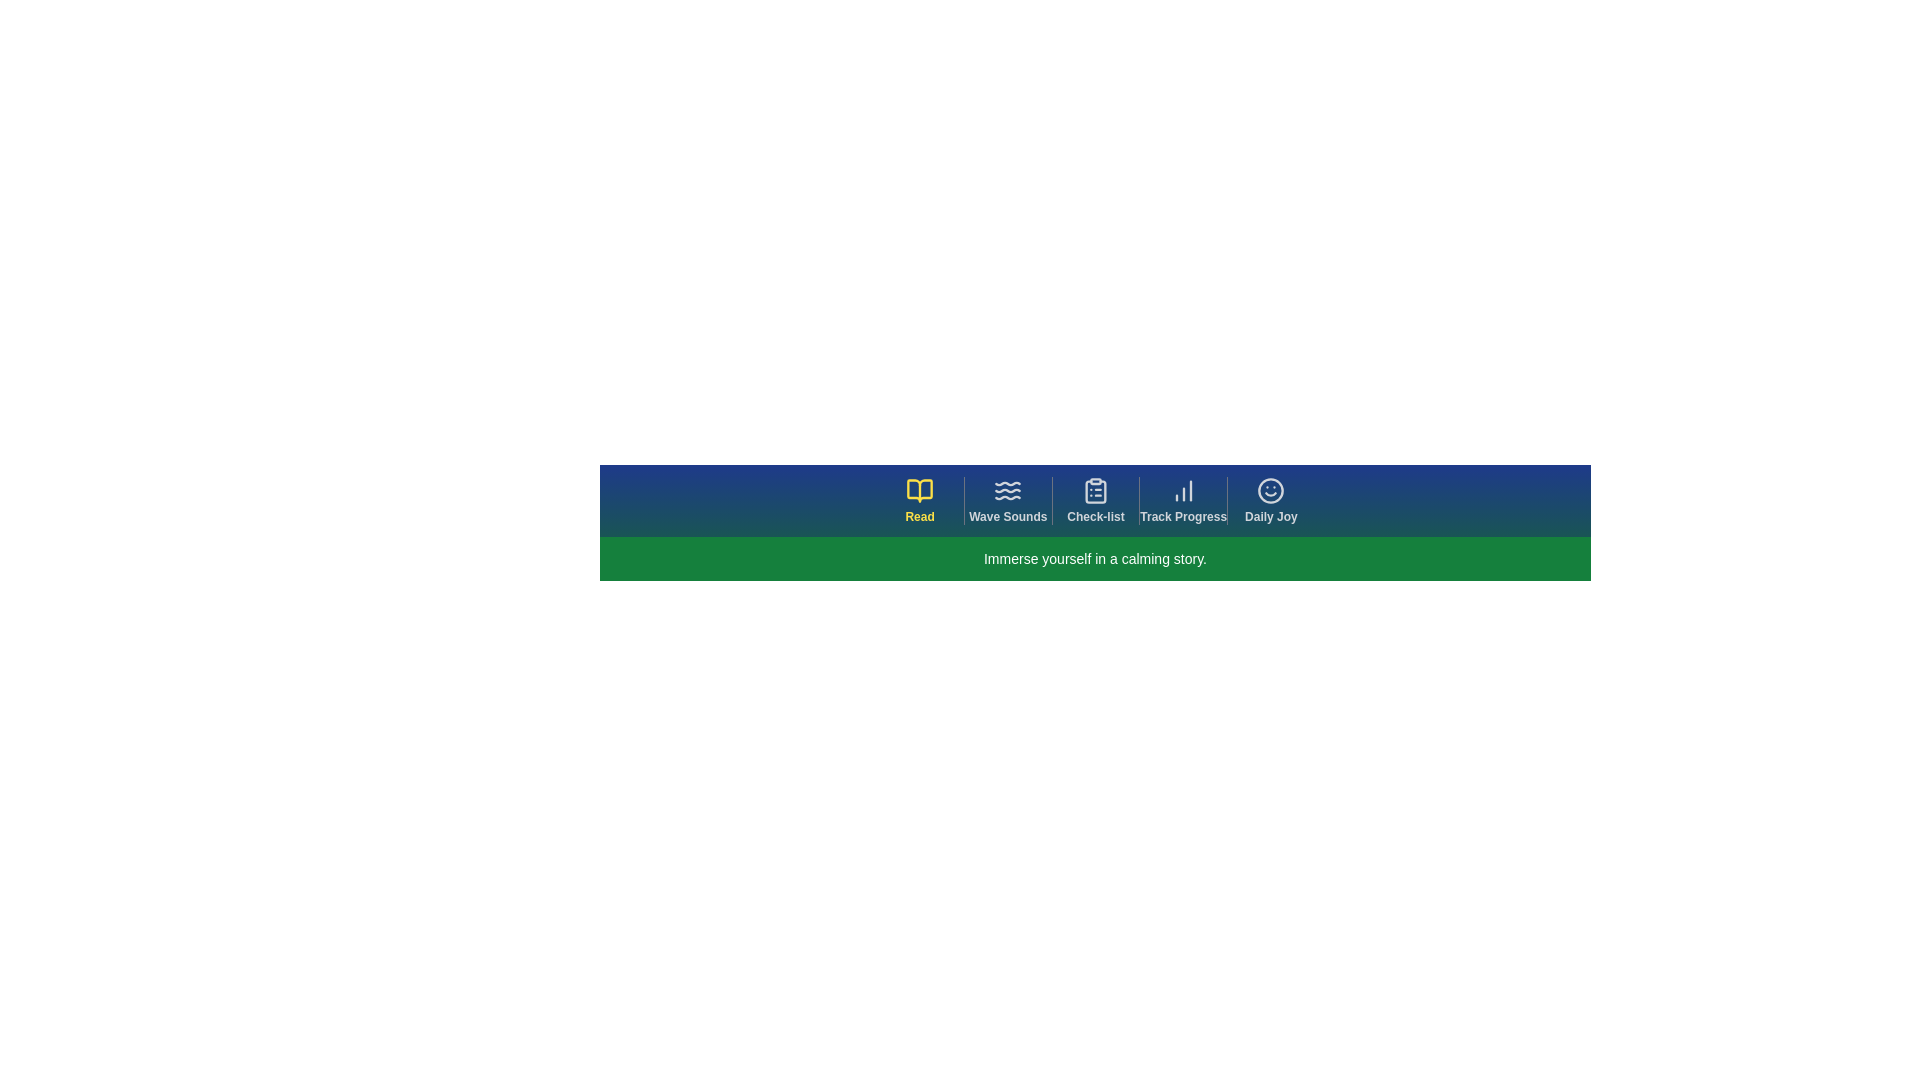  What do you see at coordinates (1183, 500) in the screenshot?
I see `the navigation tab labeled Track Progress` at bounding box center [1183, 500].